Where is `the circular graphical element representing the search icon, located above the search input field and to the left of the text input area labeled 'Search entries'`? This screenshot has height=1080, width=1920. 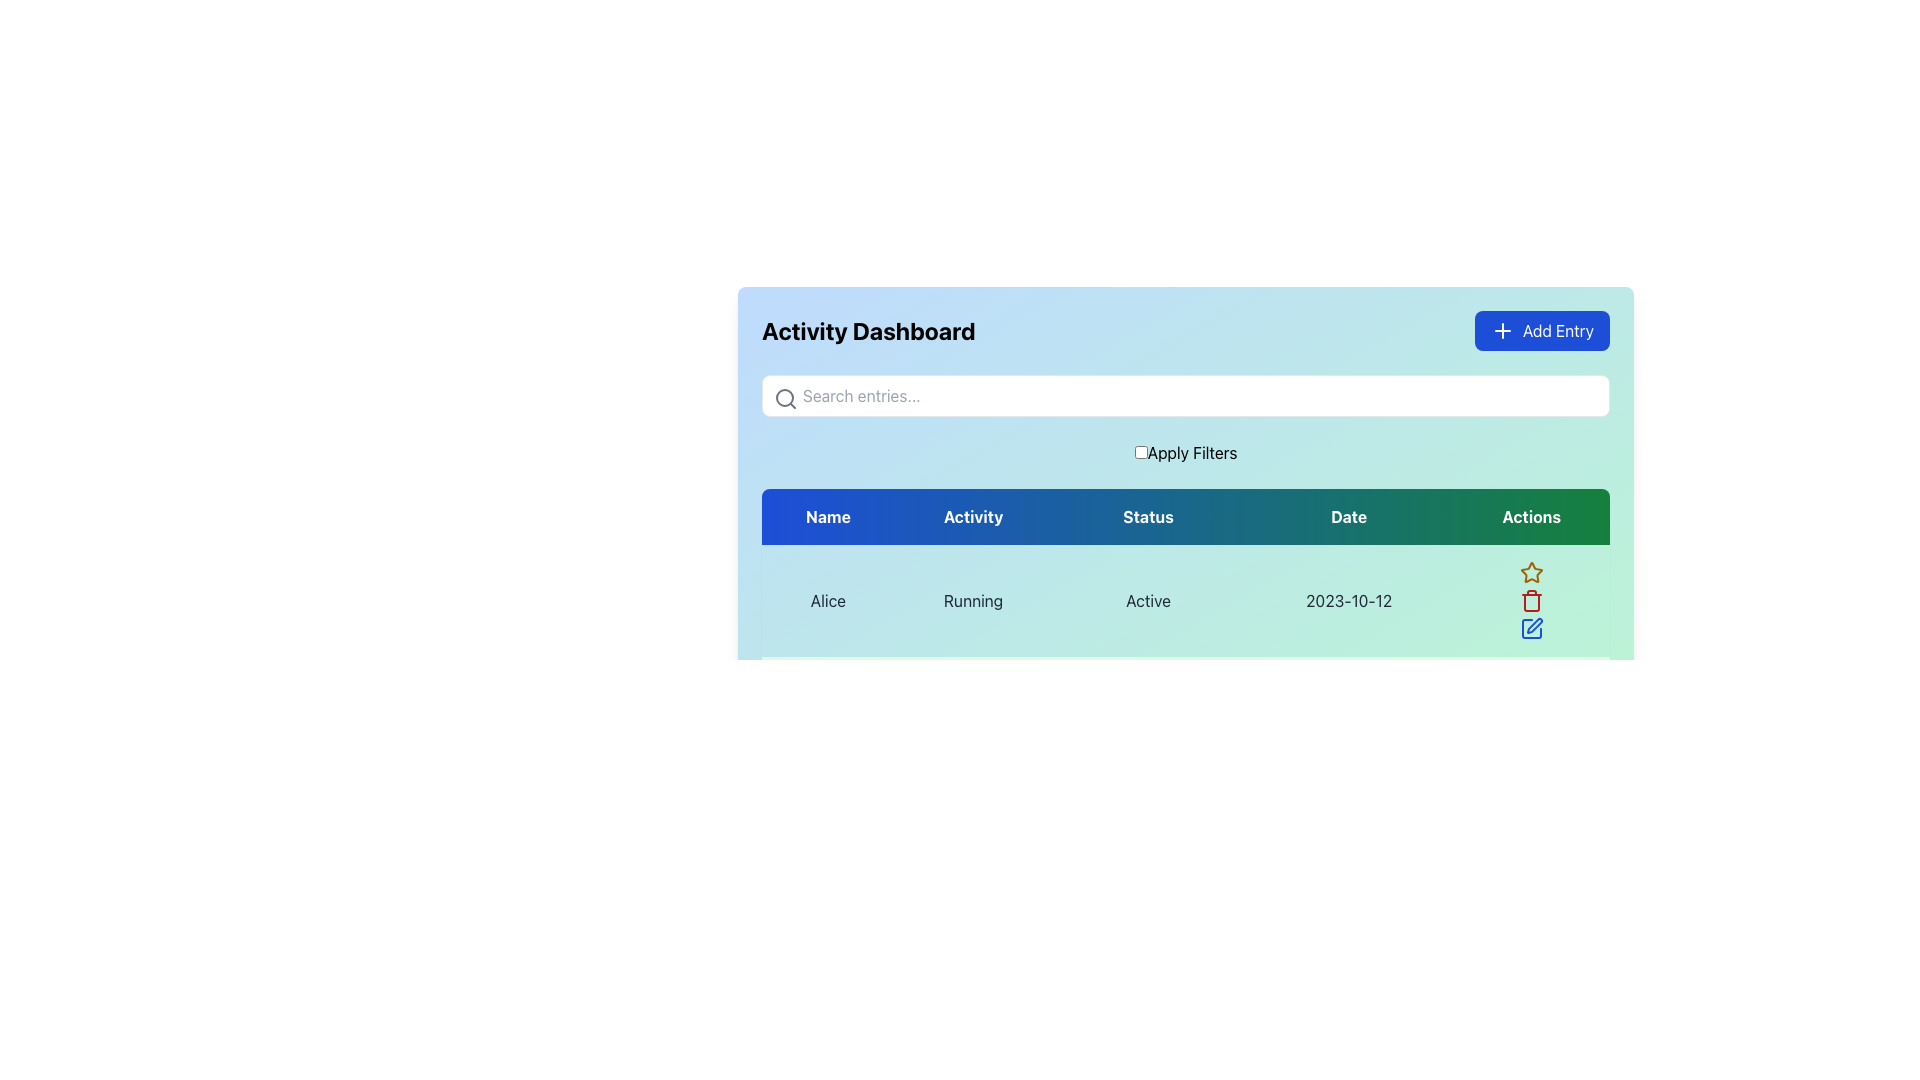 the circular graphical element representing the search icon, located above the search input field and to the left of the text input area labeled 'Search entries' is located at coordinates (784, 397).